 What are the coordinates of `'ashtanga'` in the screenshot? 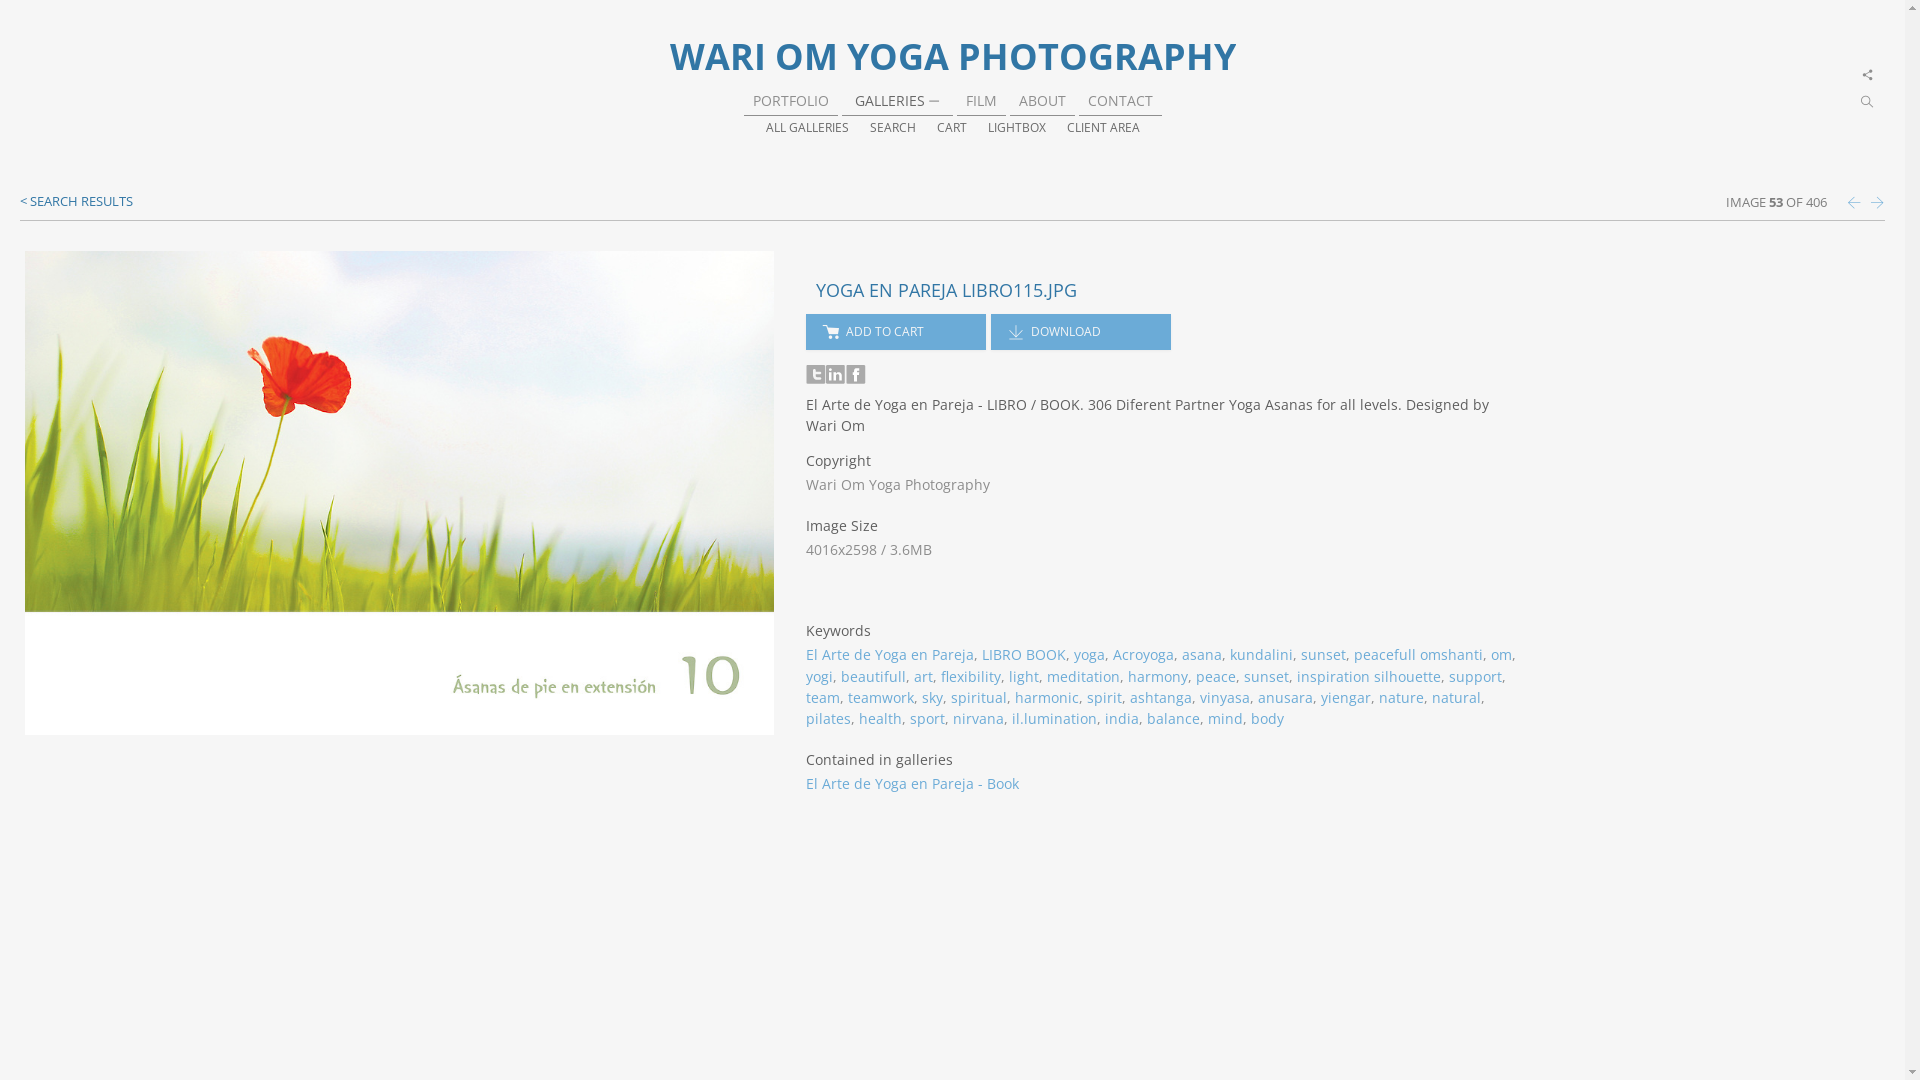 It's located at (1161, 696).